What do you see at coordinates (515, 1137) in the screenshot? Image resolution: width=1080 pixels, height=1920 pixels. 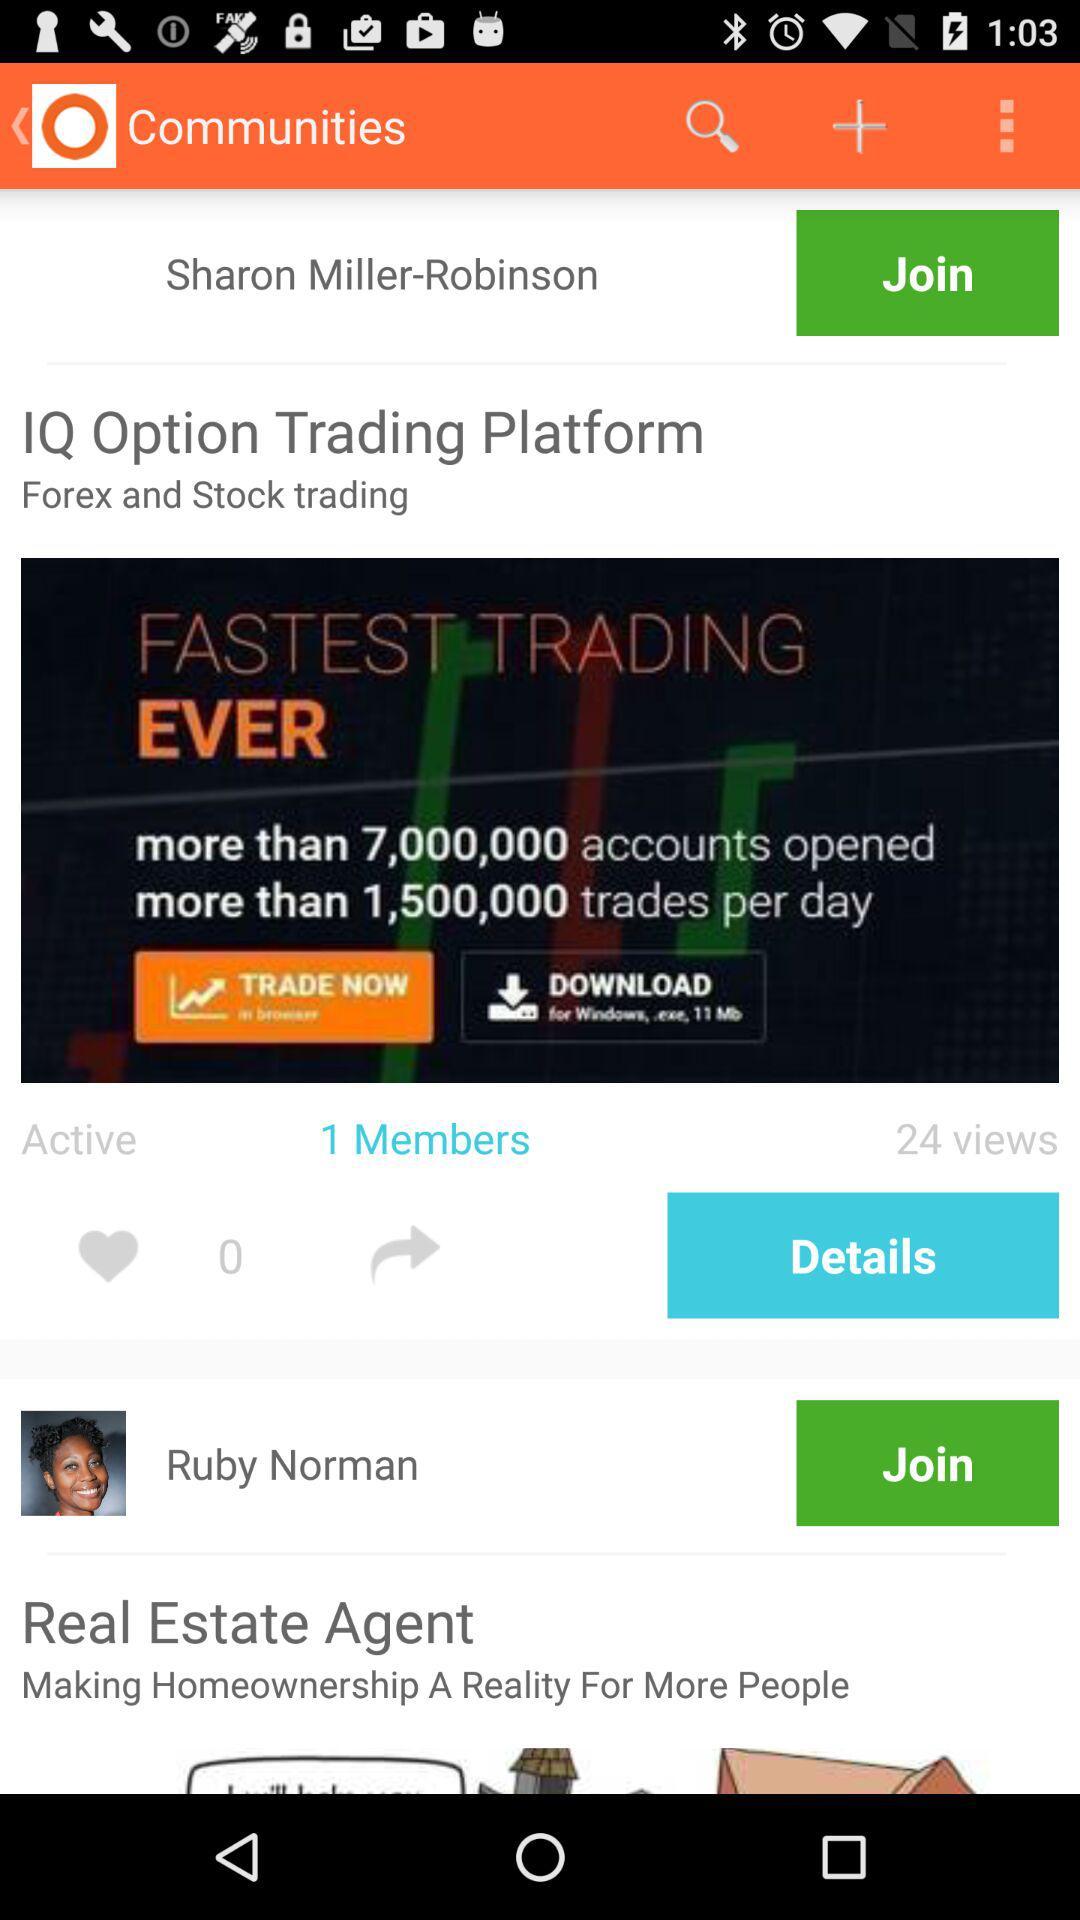 I see `item next to active` at bounding box center [515, 1137].